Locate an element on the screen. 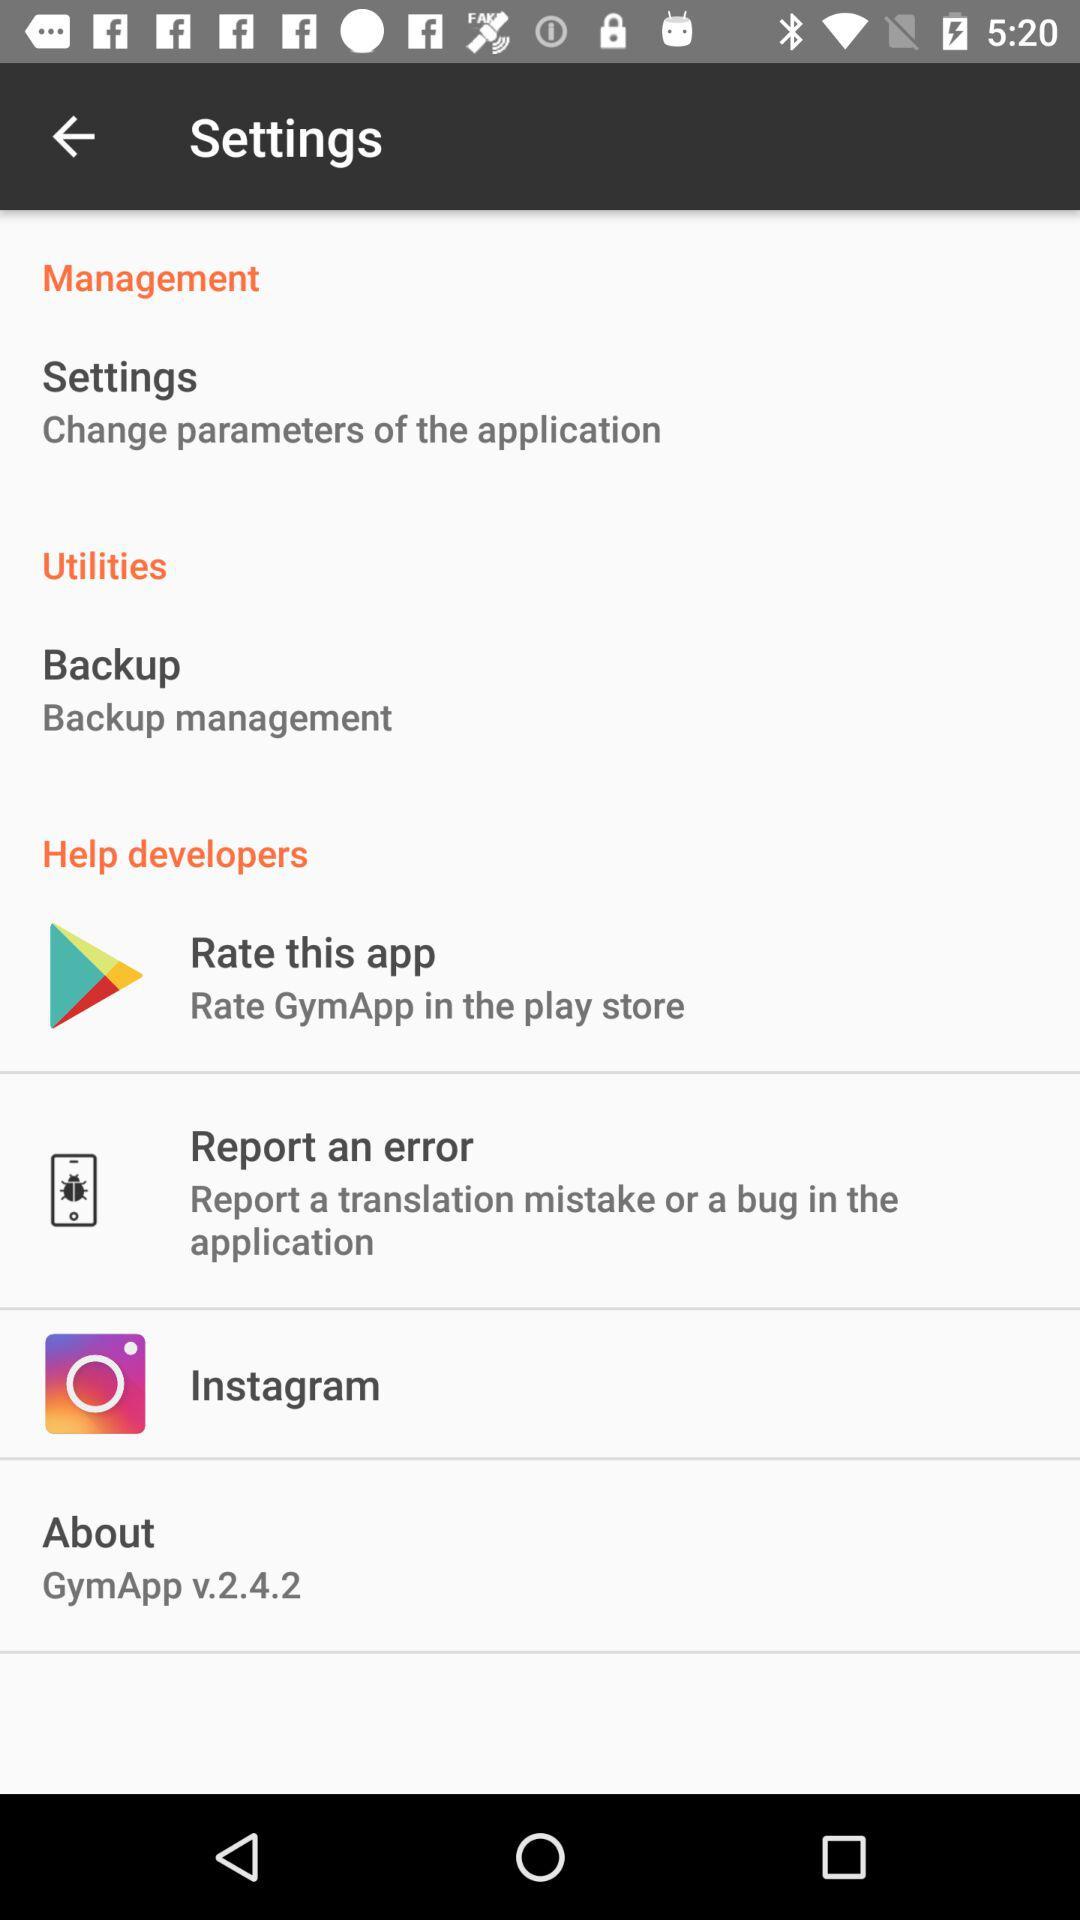 This screenshot has width=1080, height=1920. about is located at coordinates (98, 1529).